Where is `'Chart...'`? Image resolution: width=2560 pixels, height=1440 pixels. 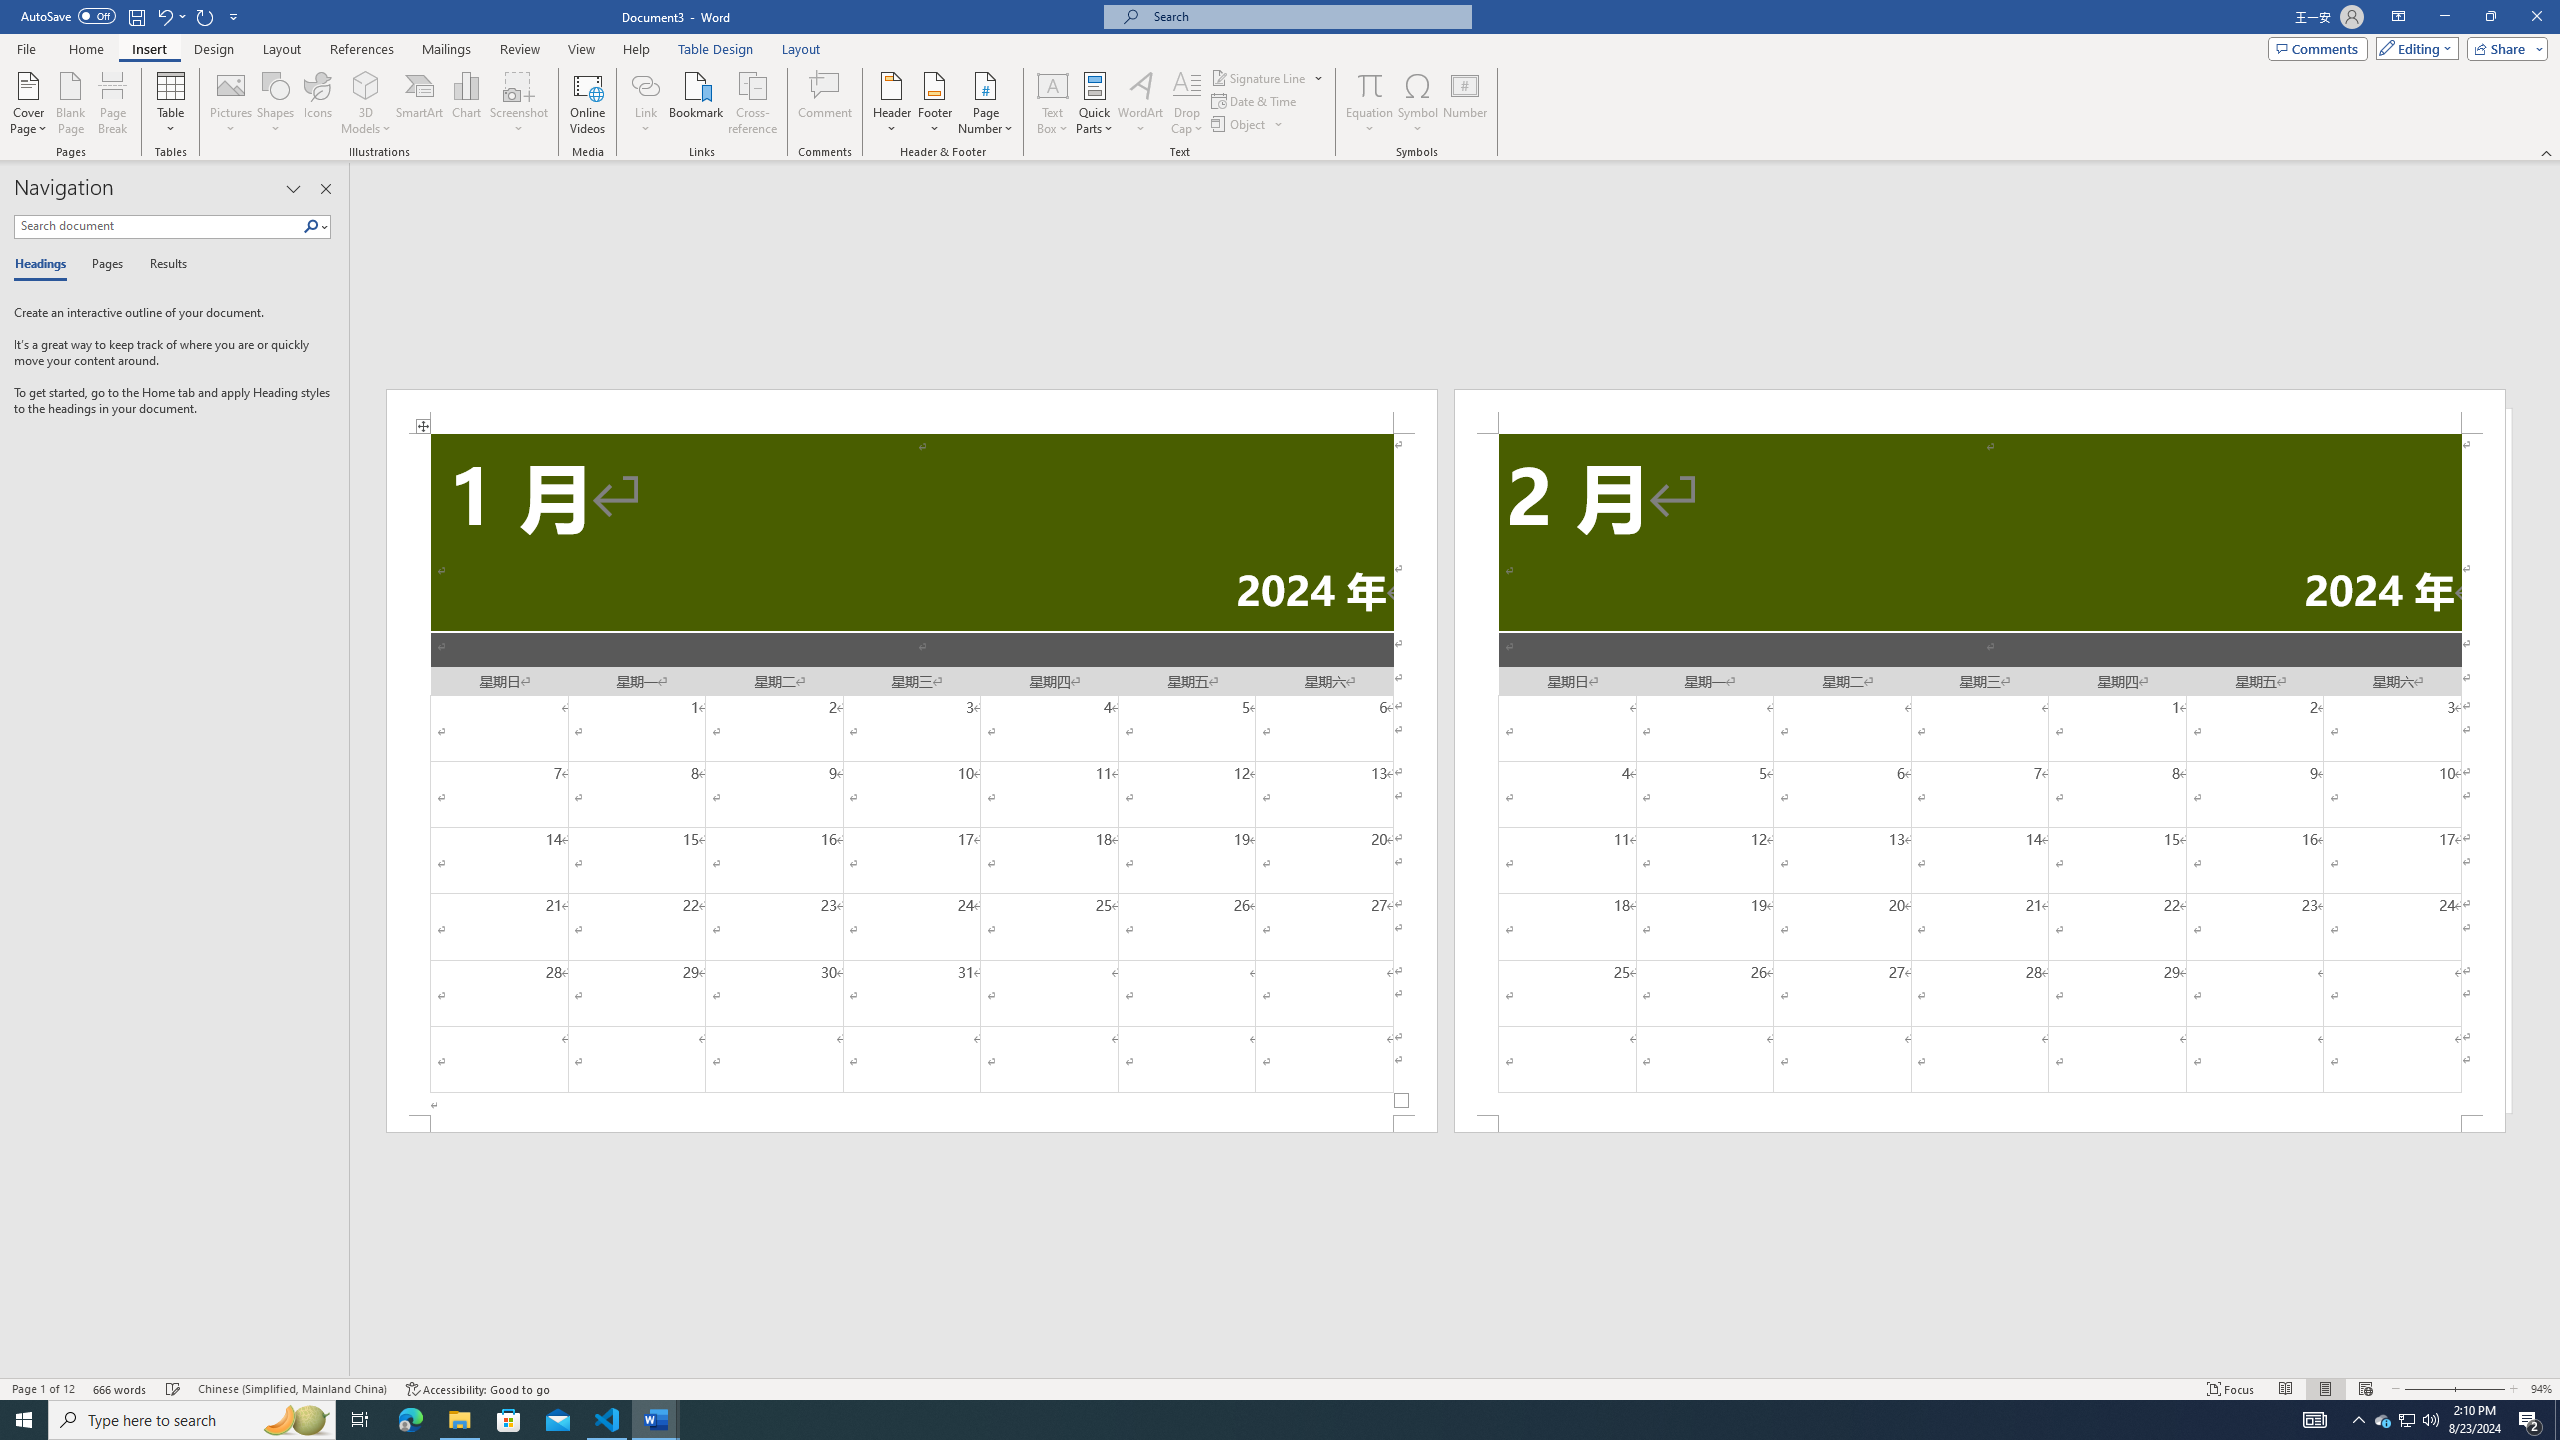 'Chart...' is located at coordinates (466, 103).